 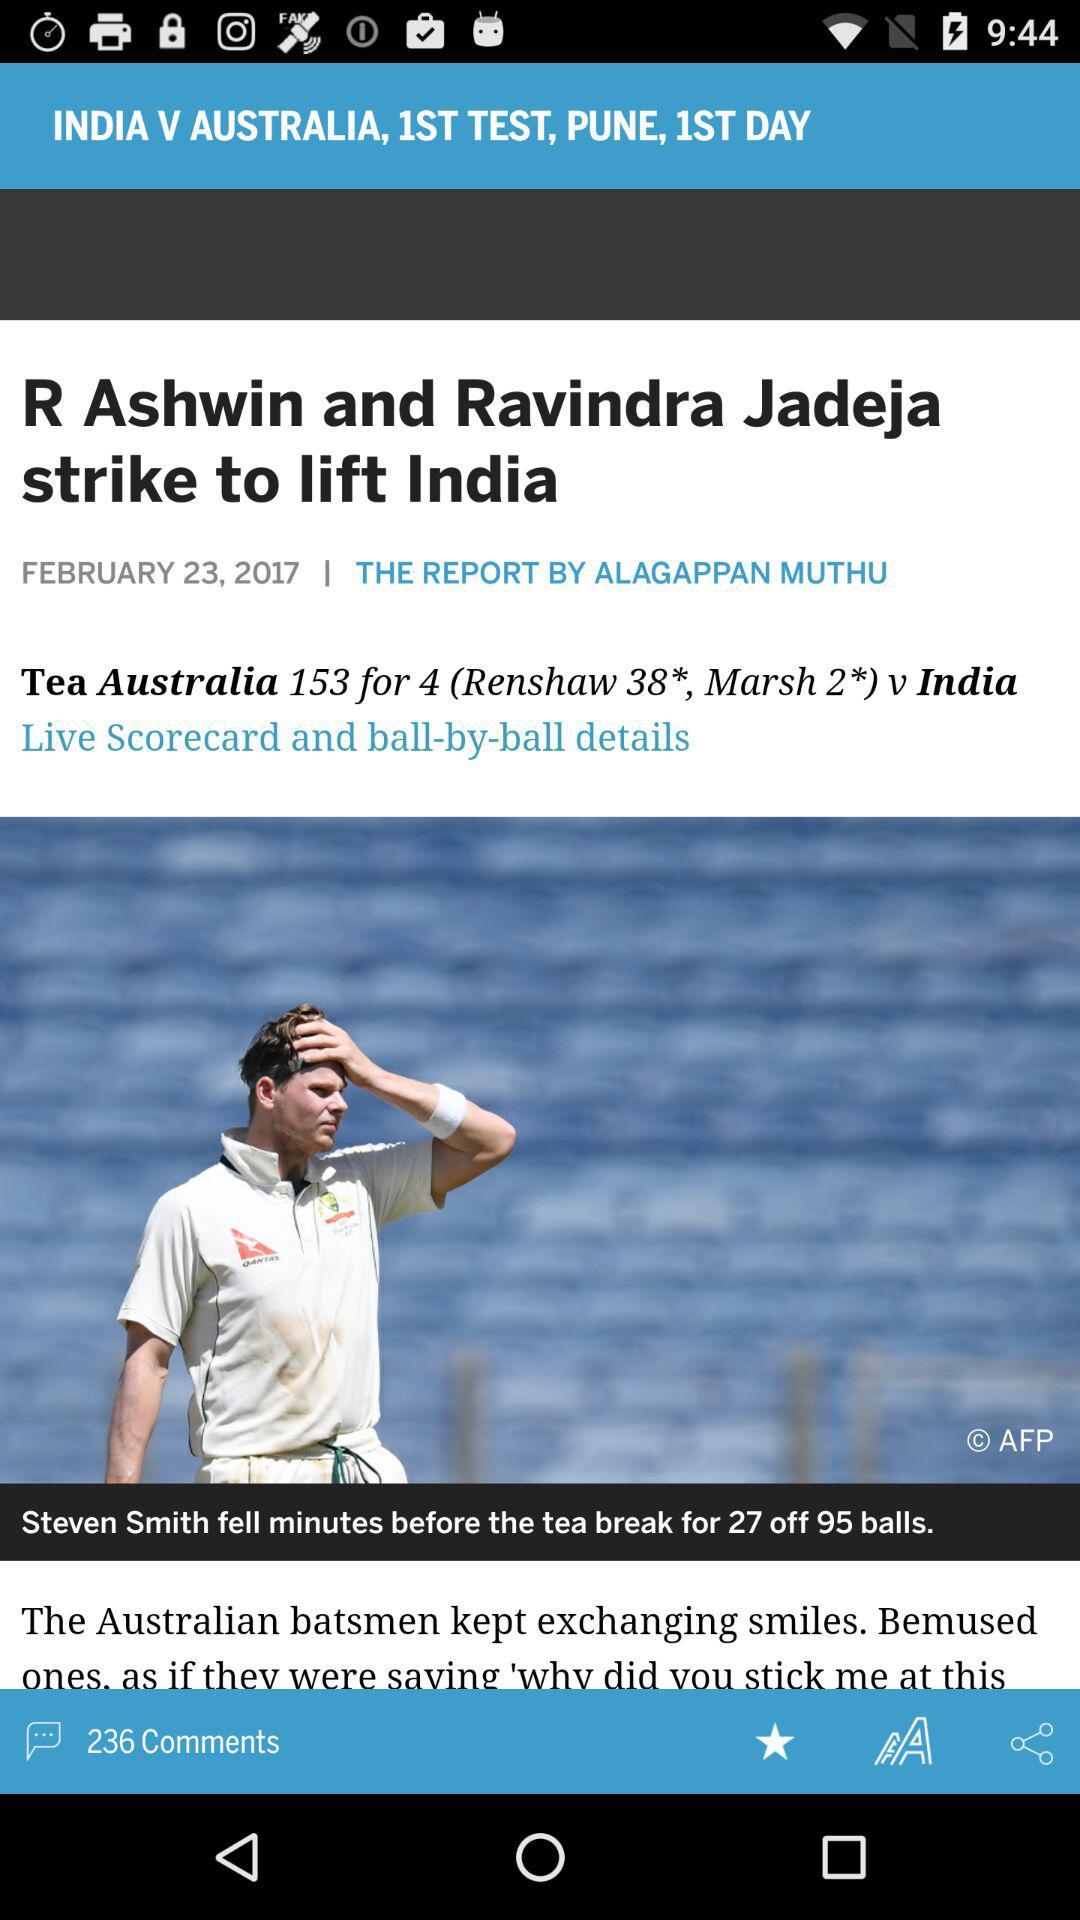 I want to click on open news story, so click(x=540, y=1677).